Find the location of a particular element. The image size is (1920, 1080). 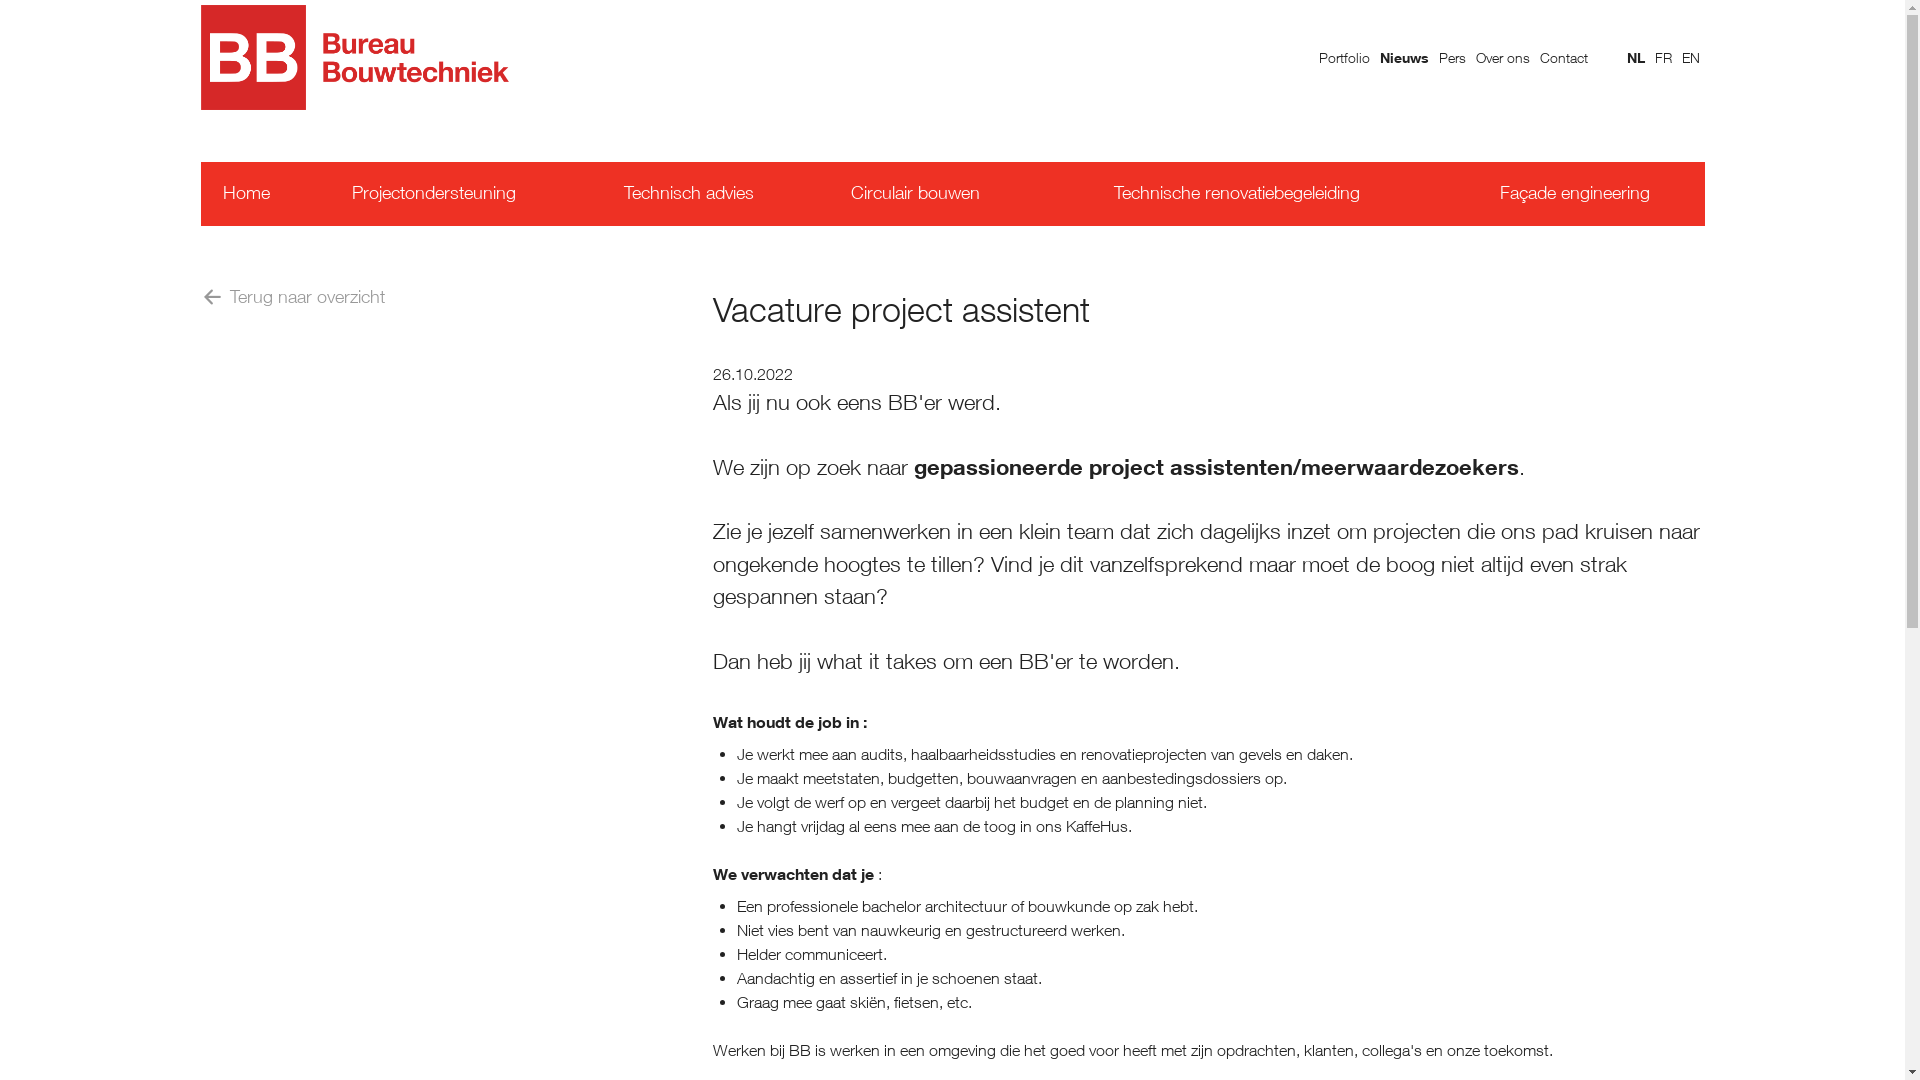

'Terug naar overzicht' is located at coordinates (291, 297).